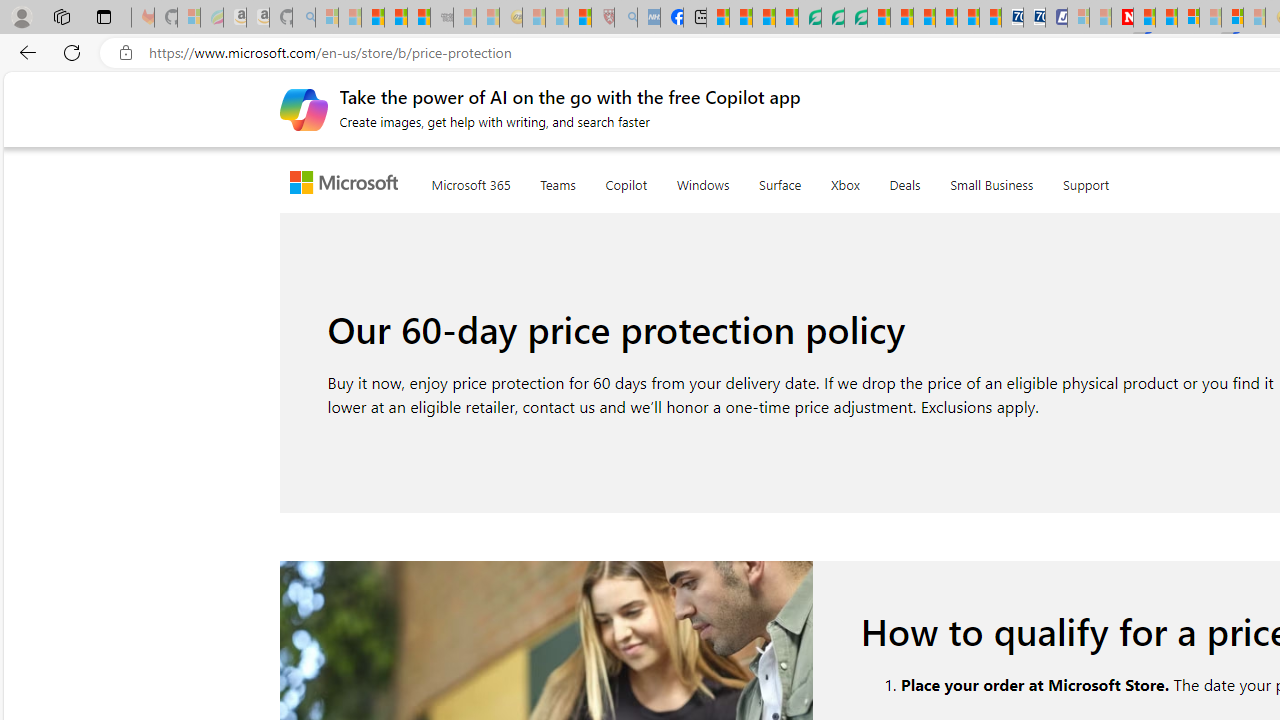  Describe the element at coordinates (1077, 17) in the screenshot. I see `'Microsoft account | Privacy - Sleeping'` at that location.